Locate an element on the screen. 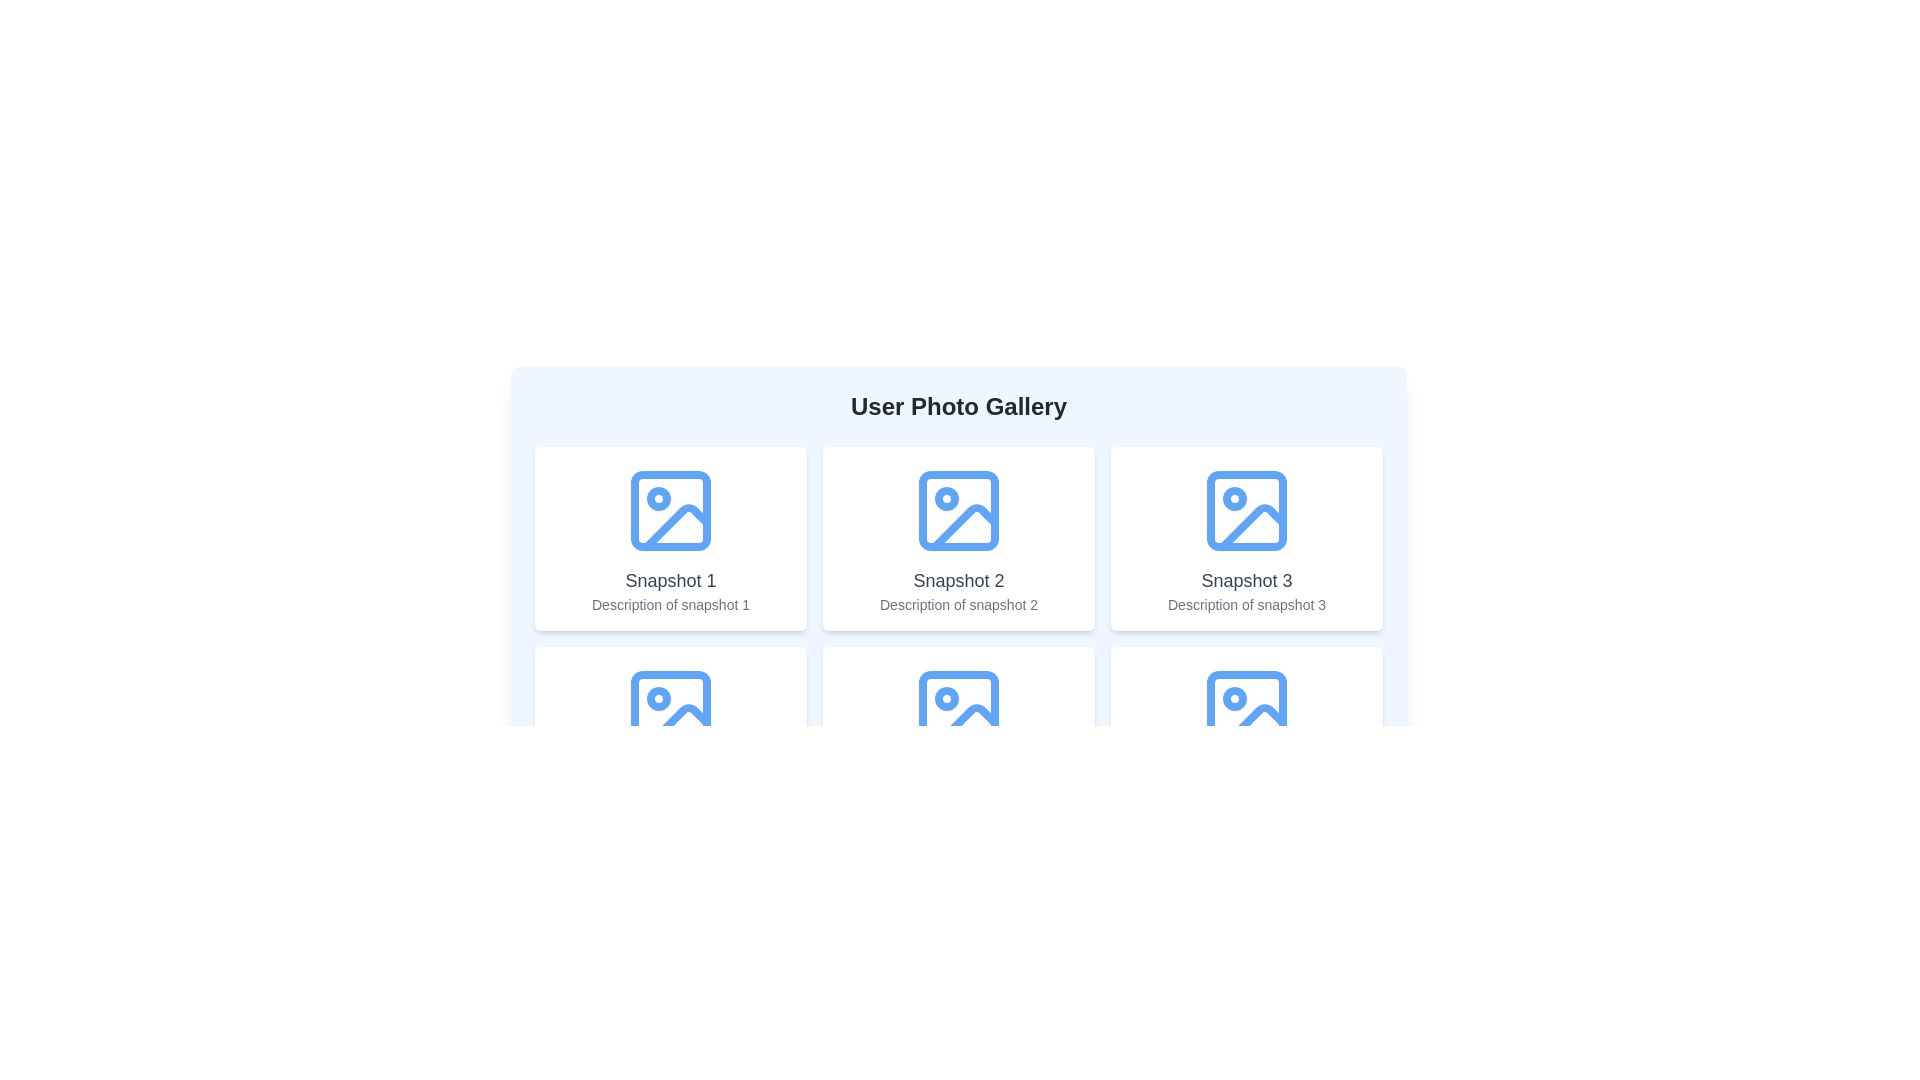  an item in the grid layout component located below the 'User Photo Gallery' title is located at coordinates (958, 639).